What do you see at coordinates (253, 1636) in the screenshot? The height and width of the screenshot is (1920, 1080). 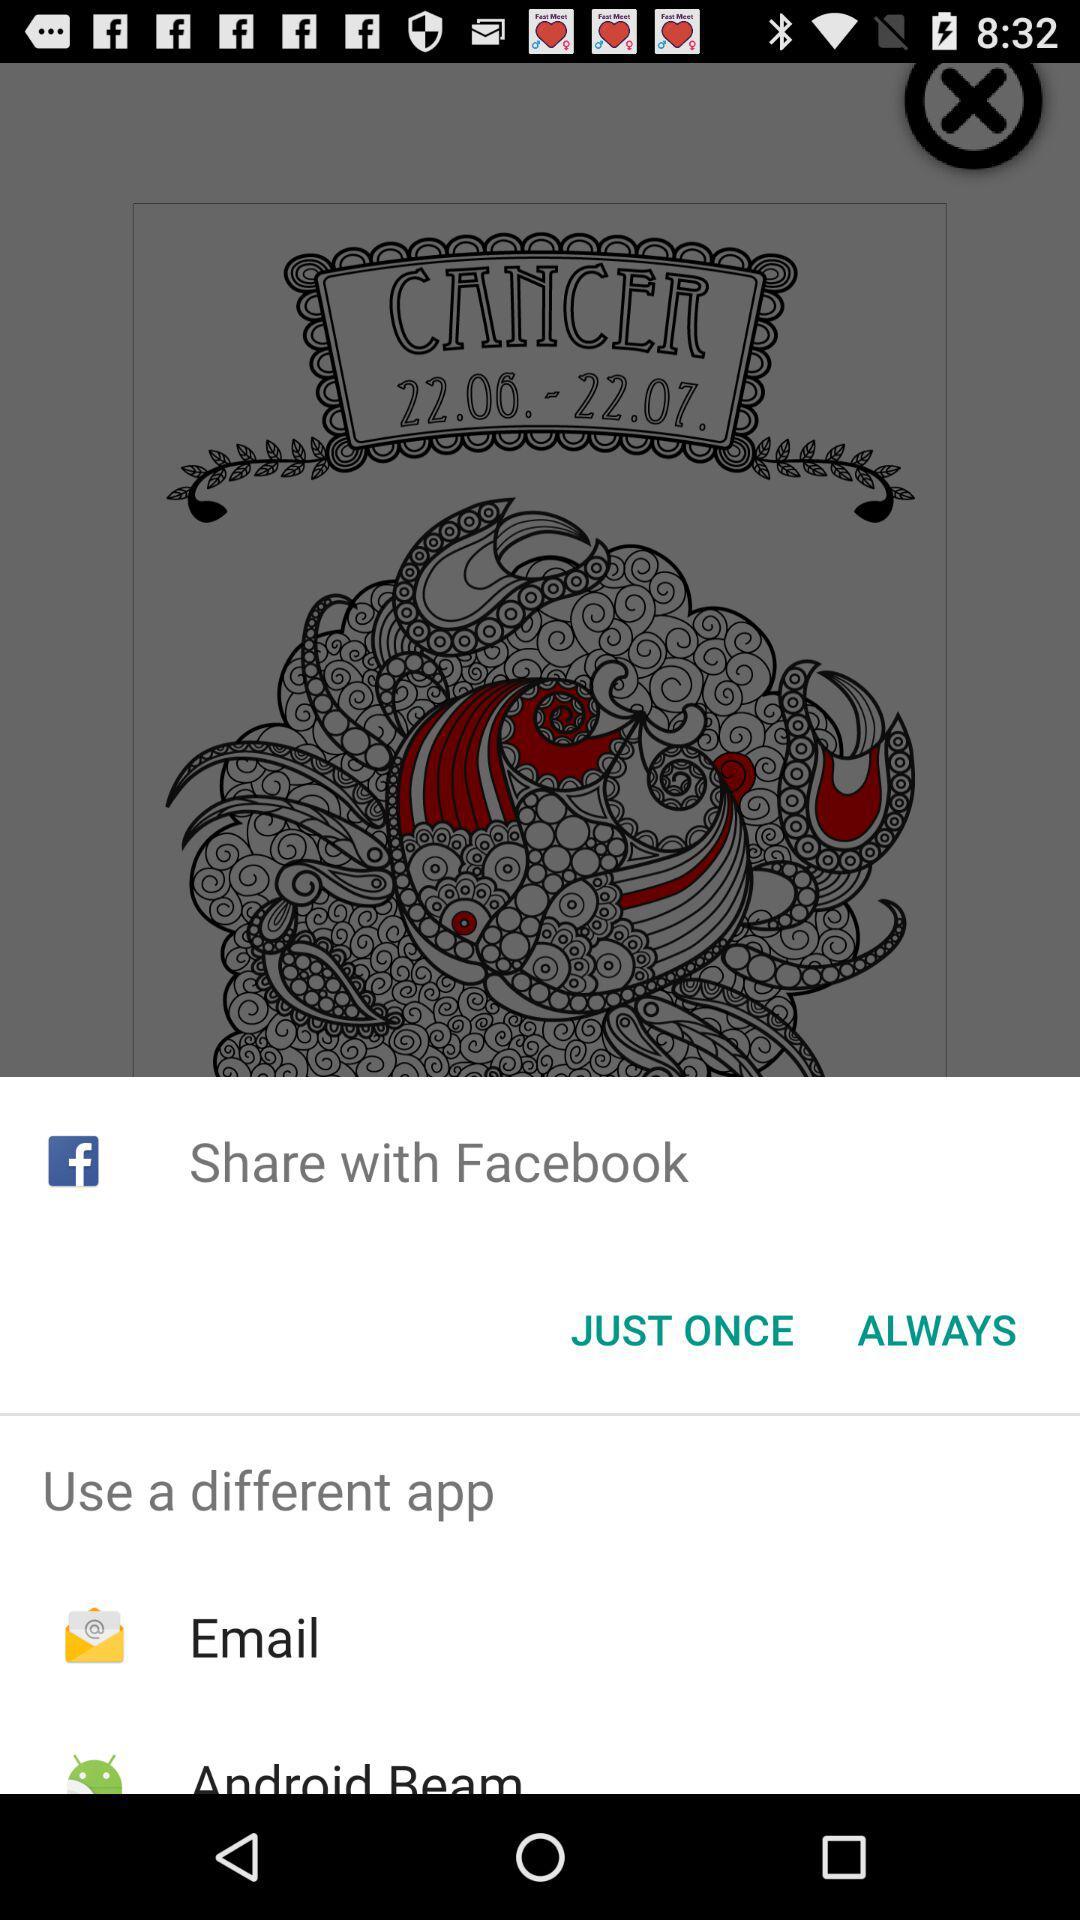 I see `email item` at bounding box center [253, 1636].